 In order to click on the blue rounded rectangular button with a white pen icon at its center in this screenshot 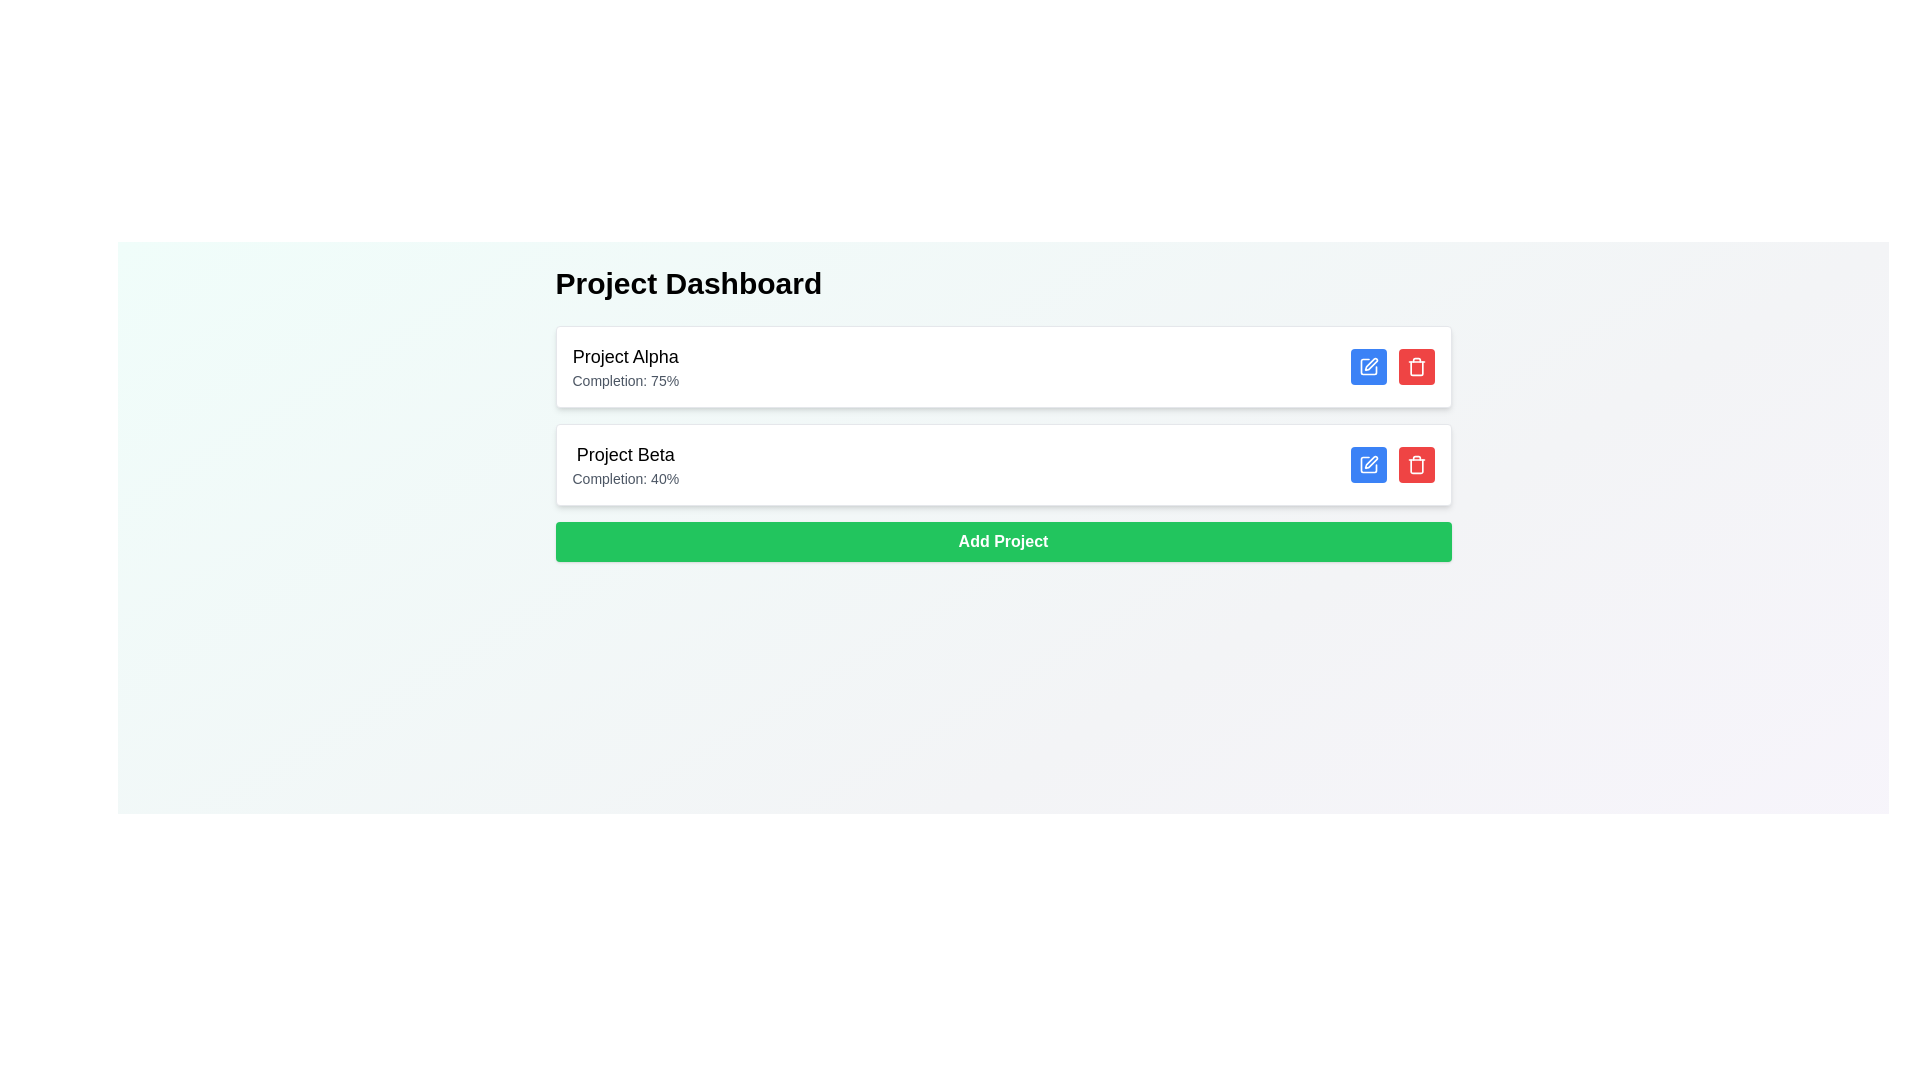, I will do `click(1367, 366)`.